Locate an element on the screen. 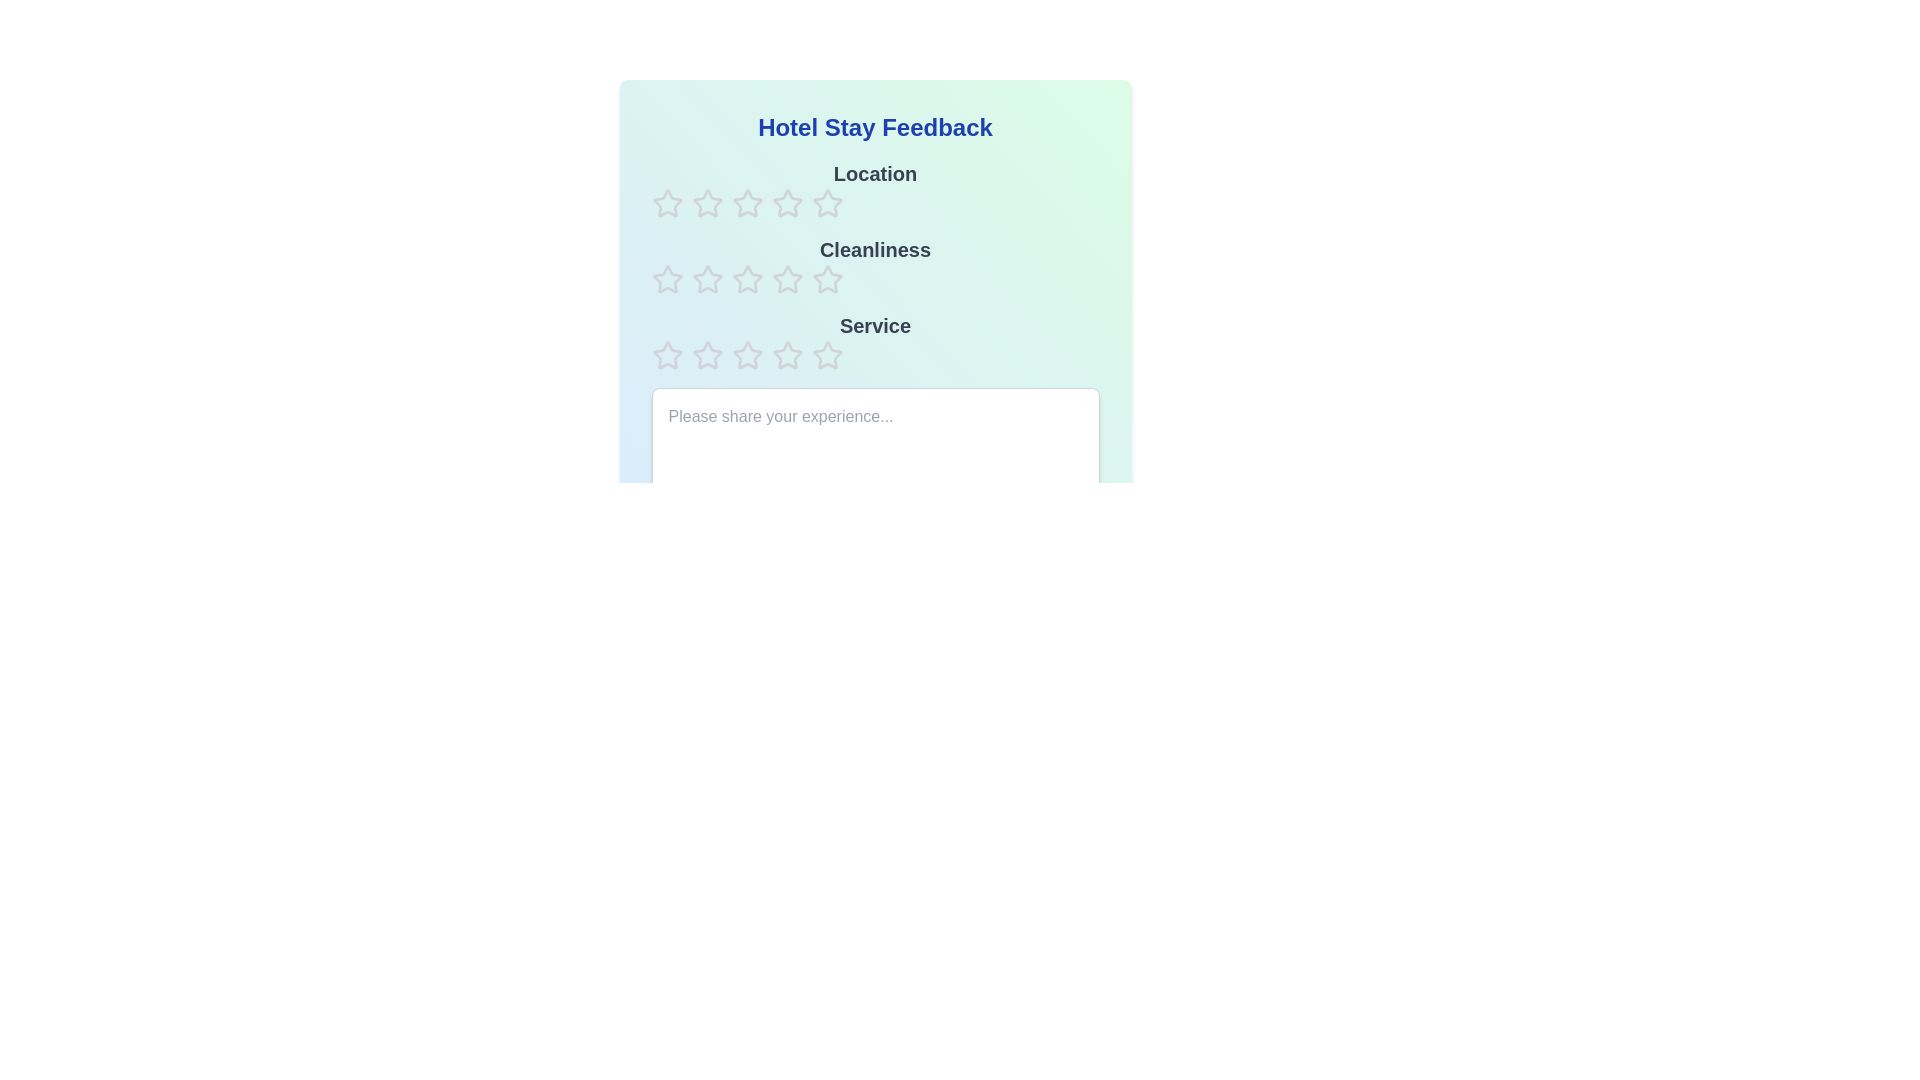 The width and height of the screenshot is (1920, 1080). the first star-shaped icon in the rating row for the 'Service' category in the 'Hotel Stay Feedback' interface to allow for keyboard interaction is located at coordinates (667, 354).